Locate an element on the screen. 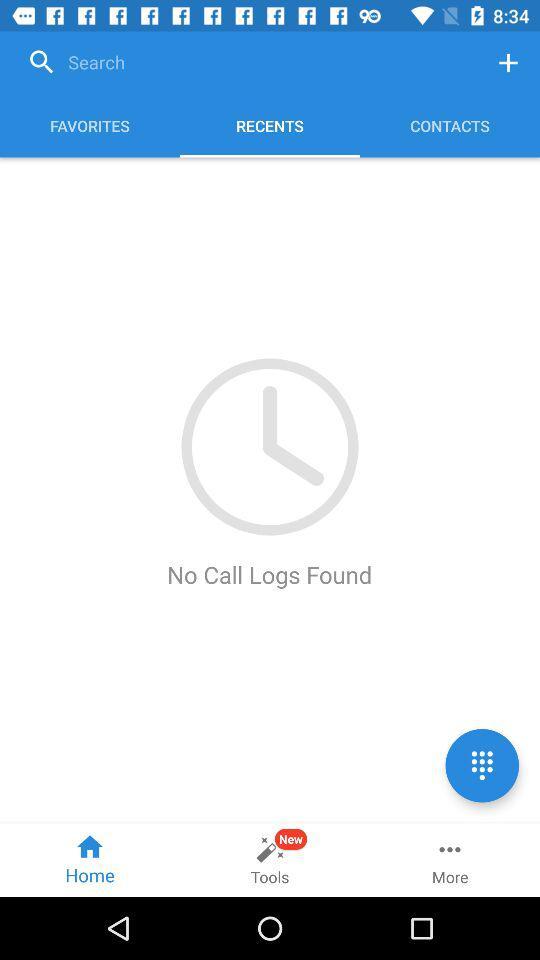 The width and height of the screenshot is (540, 960). more is located at coordinates (449, 859).